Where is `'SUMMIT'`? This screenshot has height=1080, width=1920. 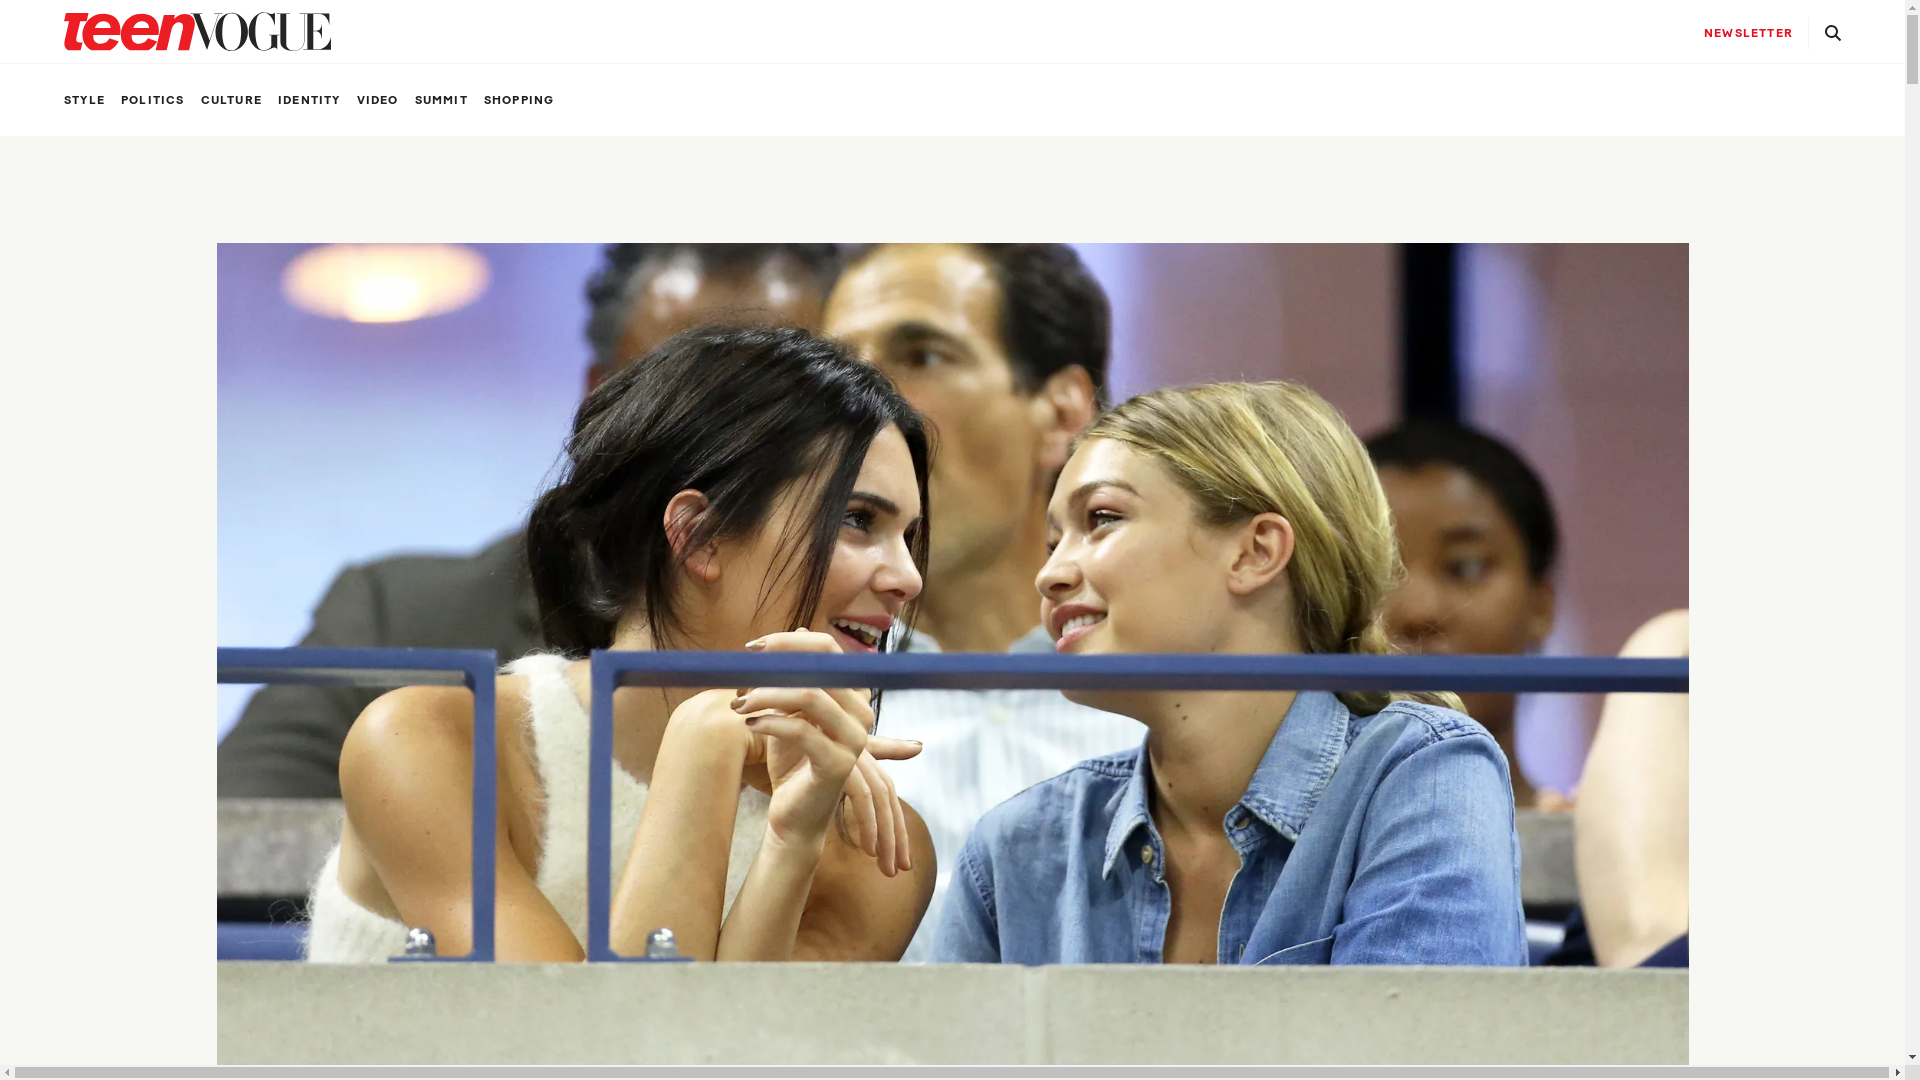
'SUMMIT' is located at coordinates (413, 100).